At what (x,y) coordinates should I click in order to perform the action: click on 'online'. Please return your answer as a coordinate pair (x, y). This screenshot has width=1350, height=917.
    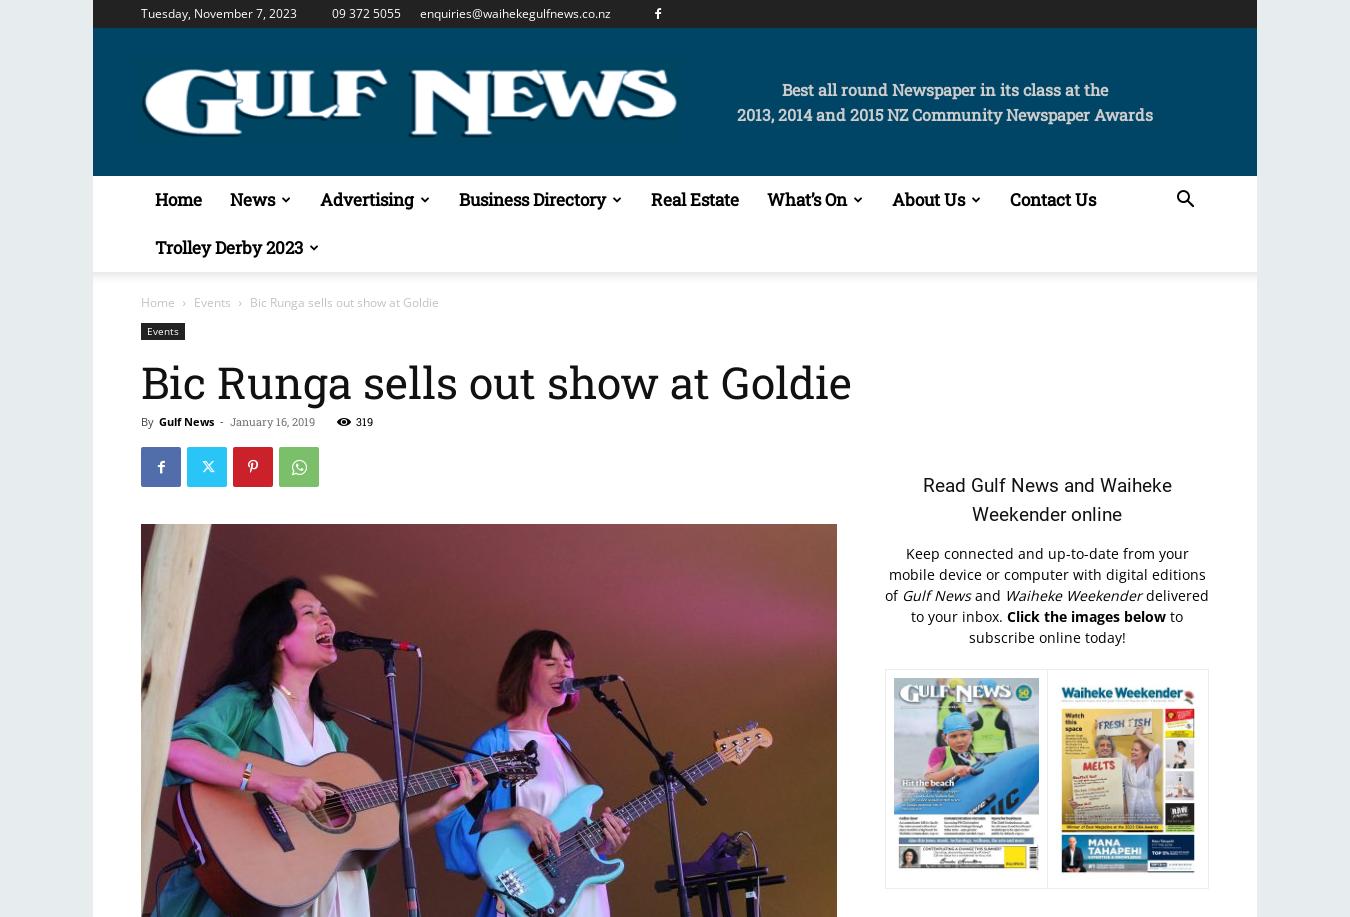
    Looking at the image, I should click on (1094, 513).